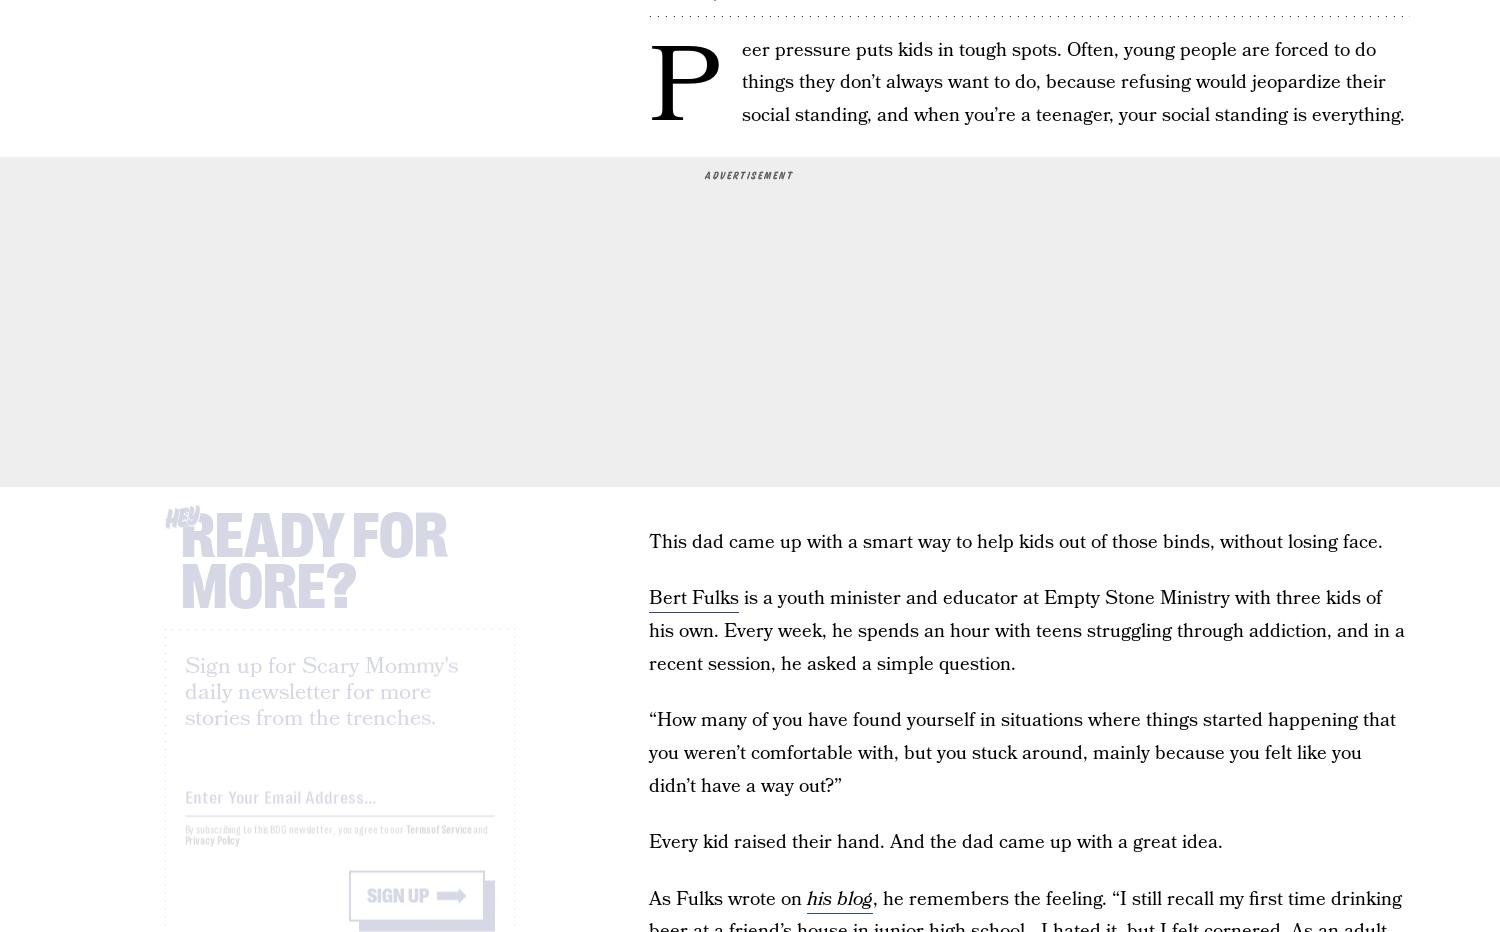 The width and height of the screenshot is (1500, 932). Describe the element at coordinates (693, 597) in the screenshot. I see `'Bert Fulks'` at that location.